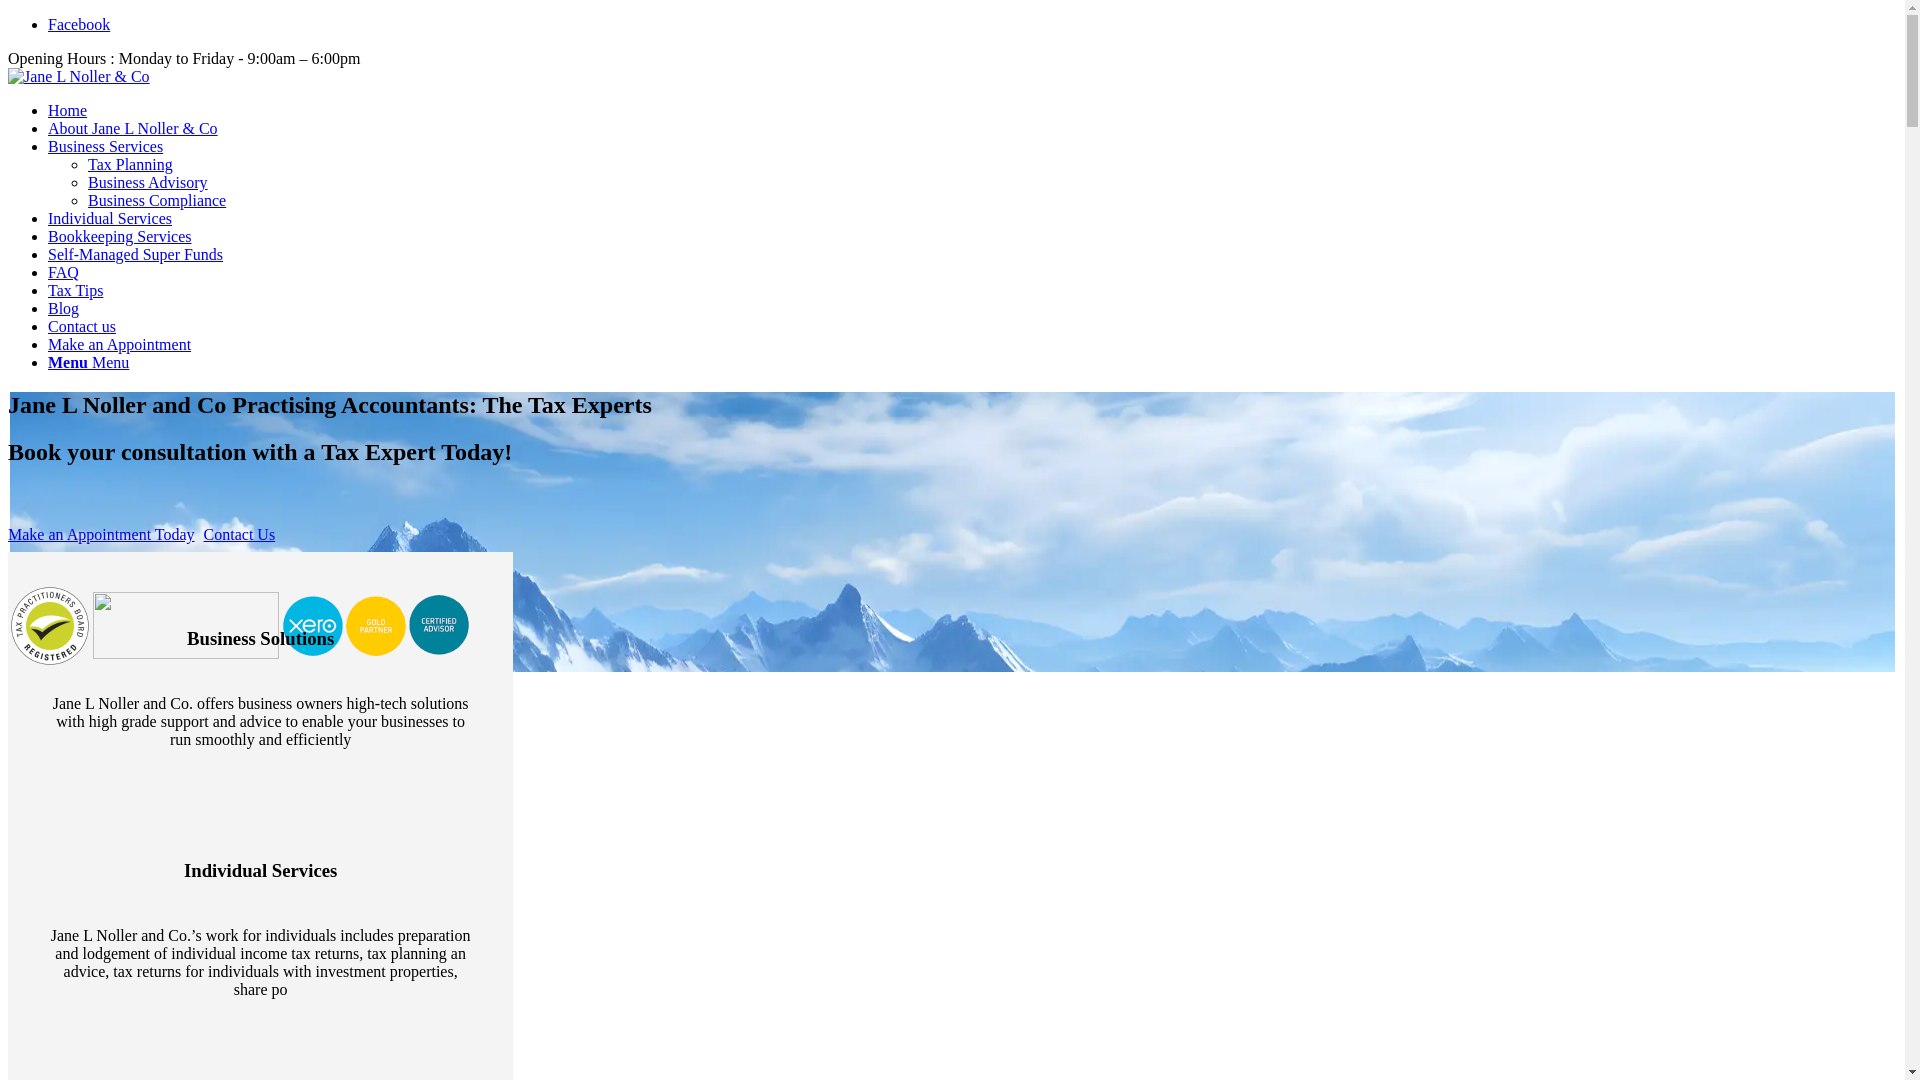 Image resolution: width=1920 pixels, height=1080 pixels. What do you see at coordinates (100, 533) in the screenshot?
I see `'Make an Appointment Today'` at bounding box center [100, 533].